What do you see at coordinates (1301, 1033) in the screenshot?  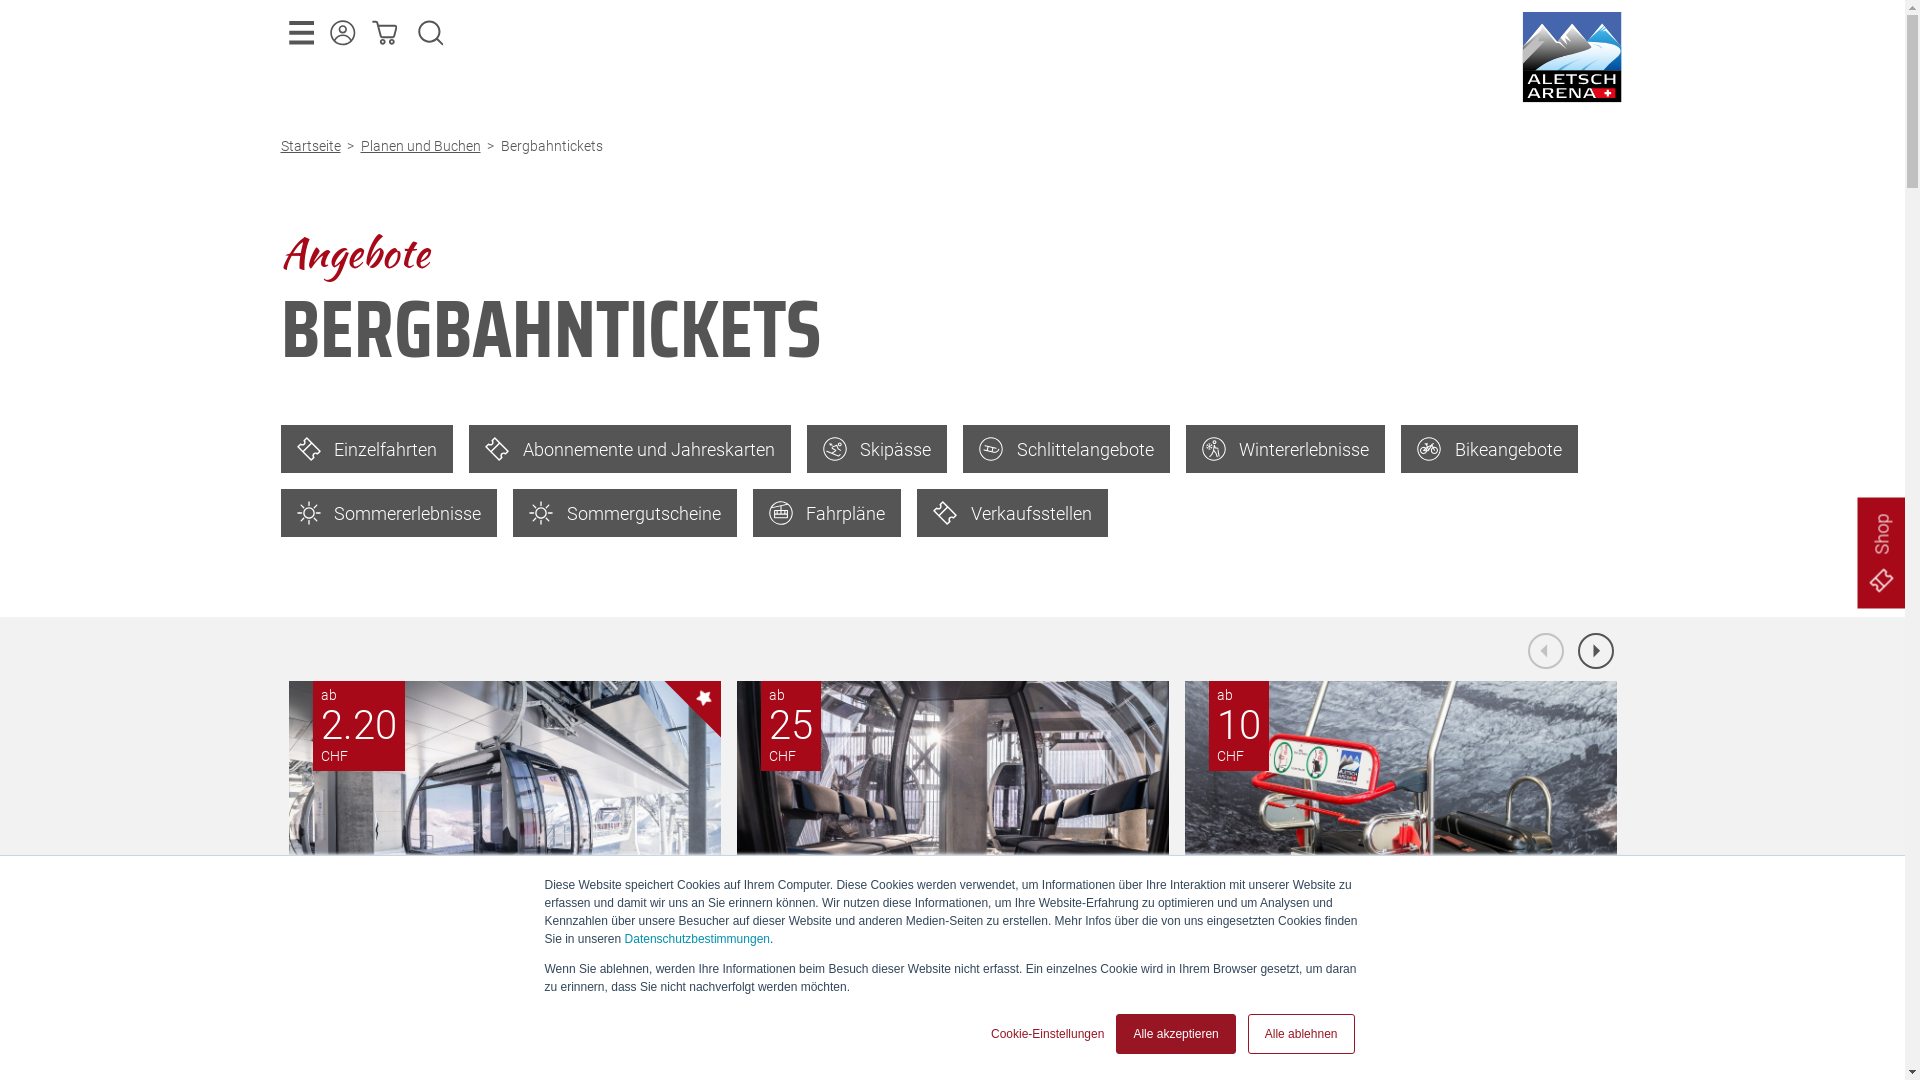 I see `'Alle ablehnen'` at bounding box center [1301, 1033].